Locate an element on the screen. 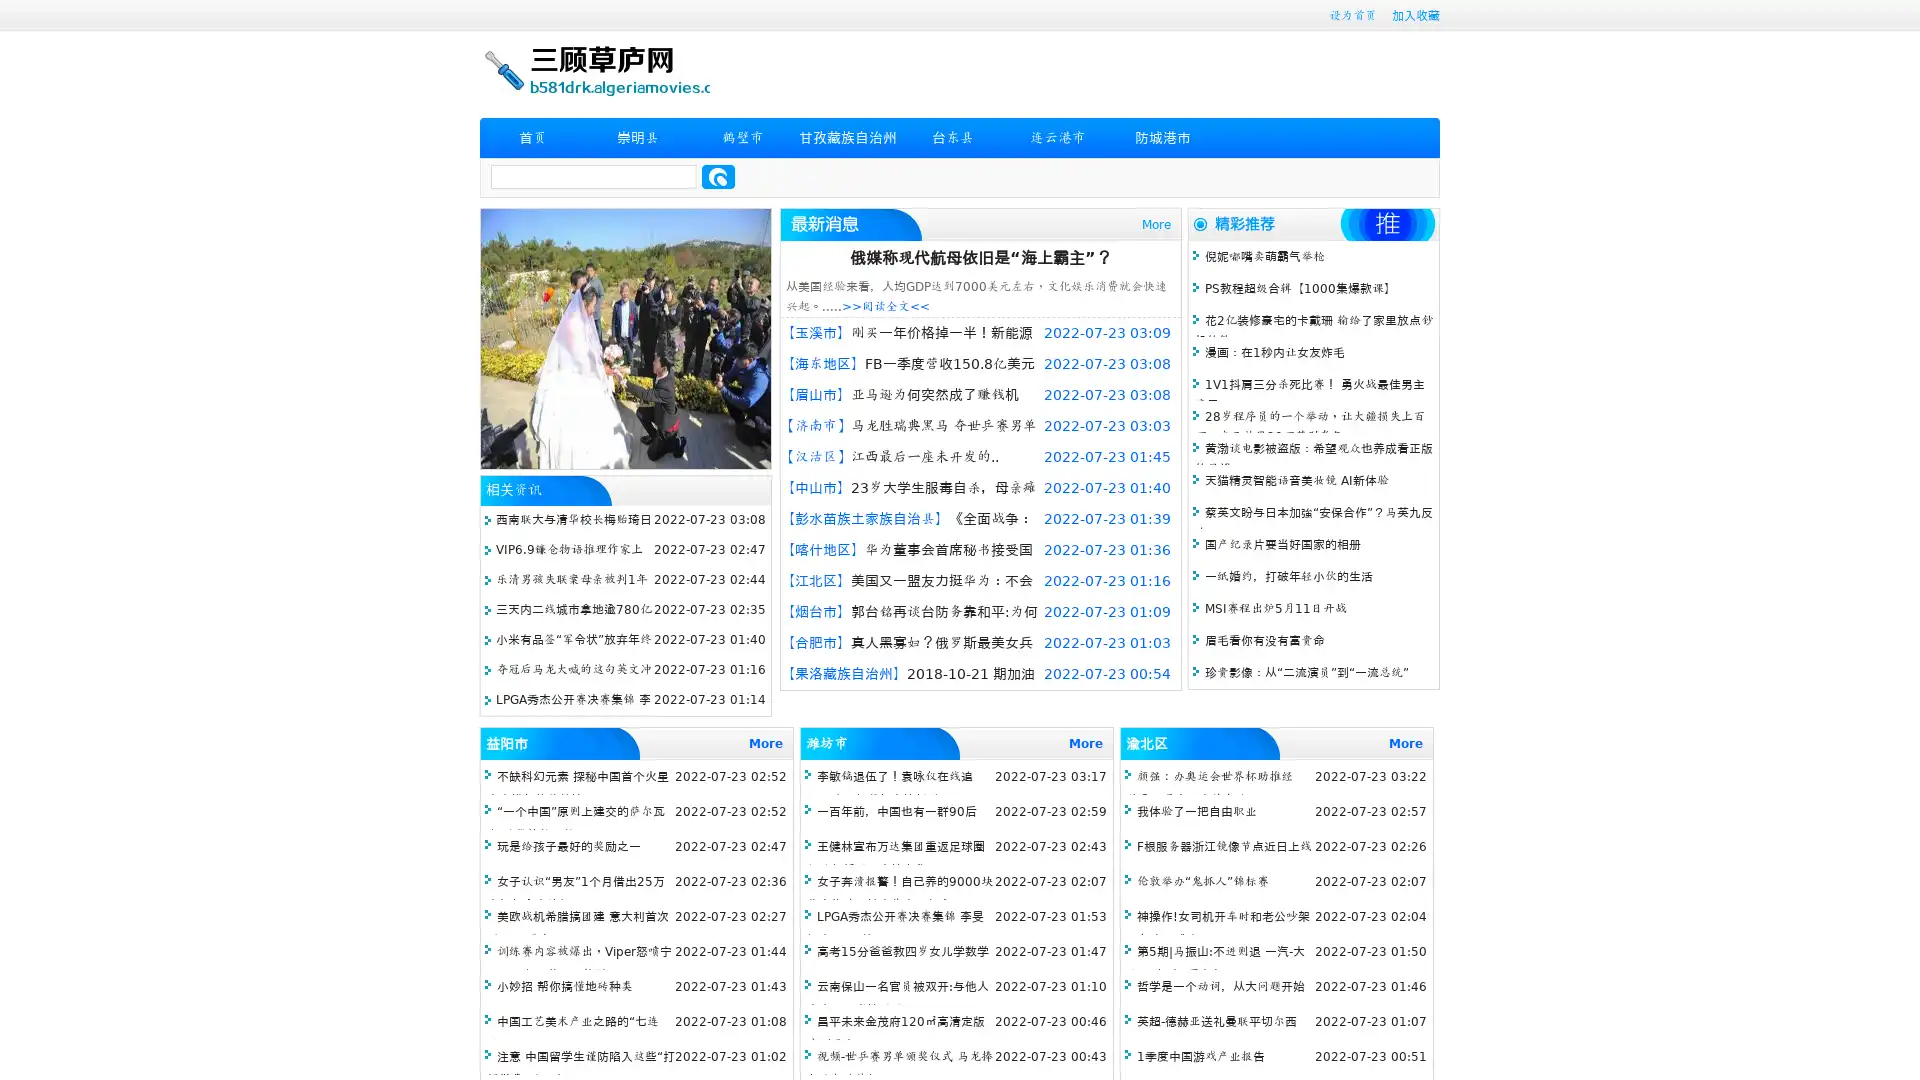  Search is located at coordinates (718, 176).